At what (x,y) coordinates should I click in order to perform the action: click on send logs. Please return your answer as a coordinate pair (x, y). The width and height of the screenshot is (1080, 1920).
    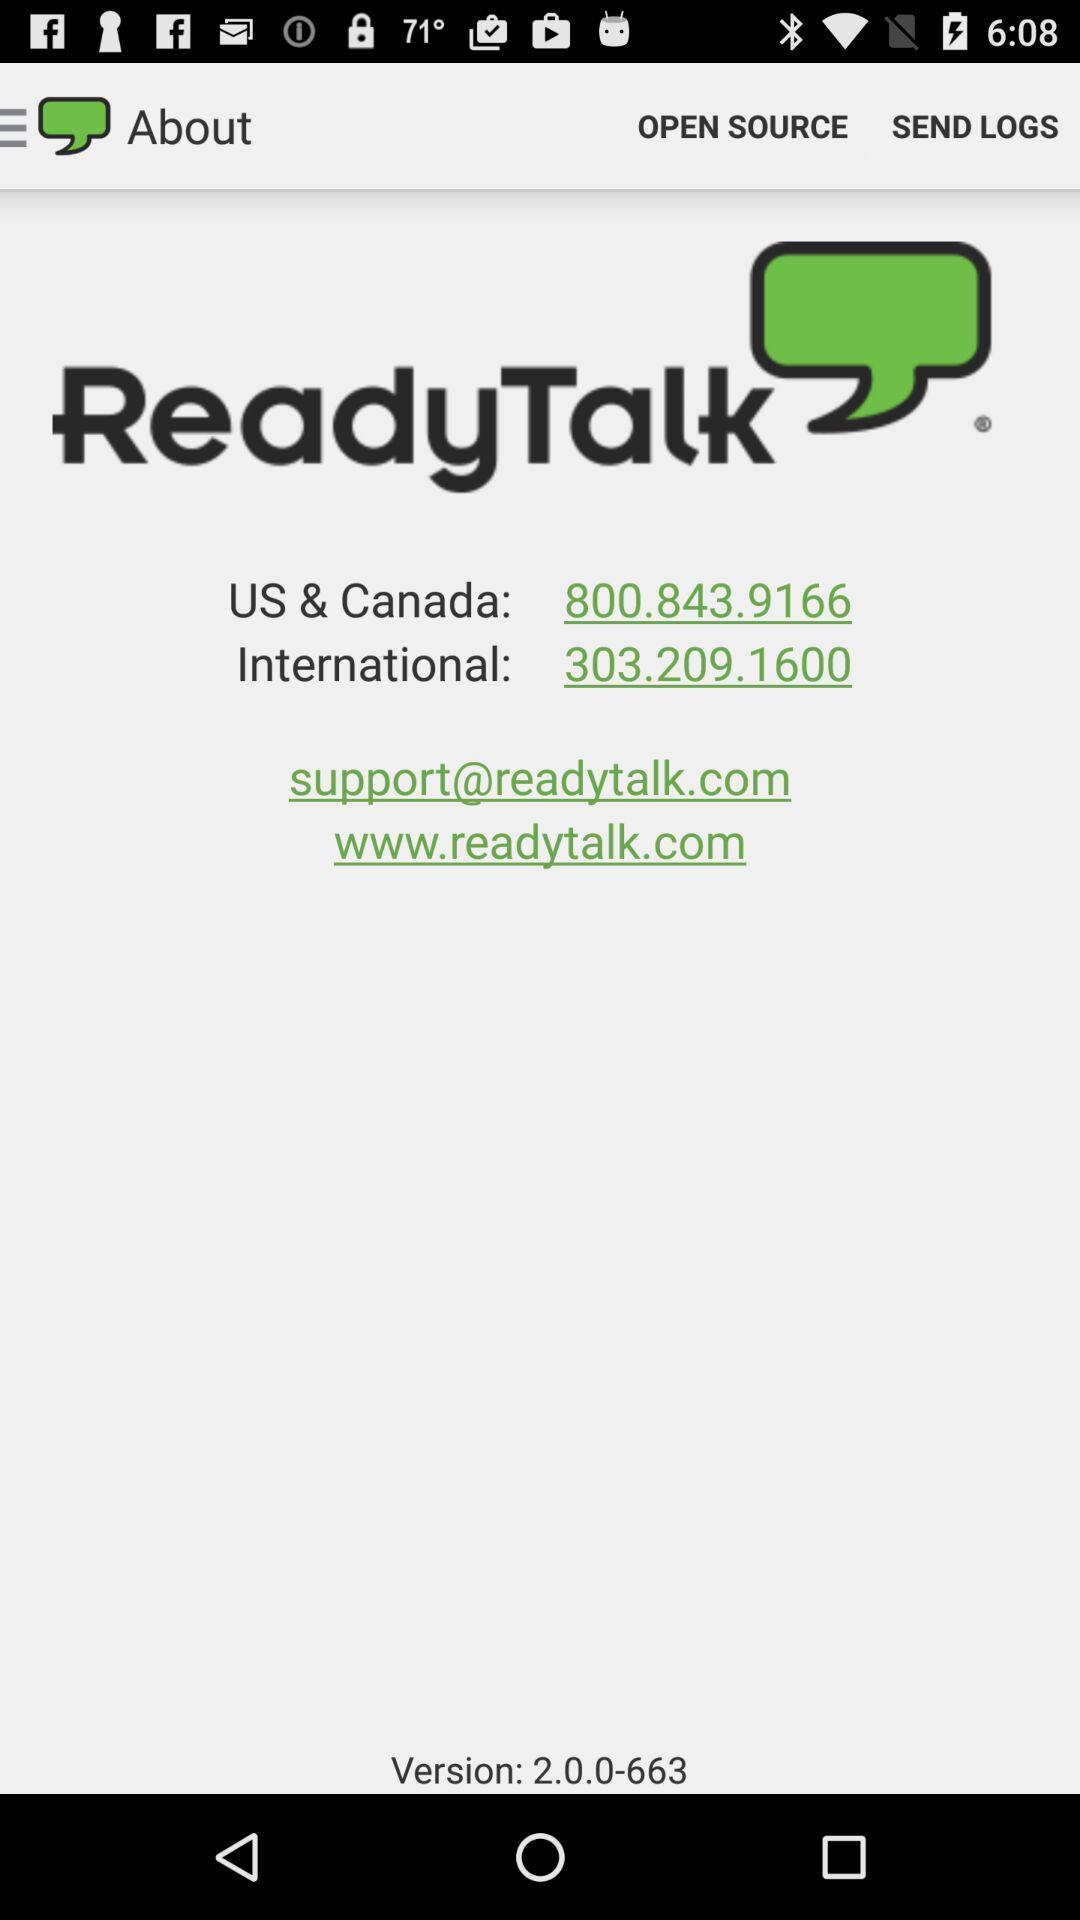
    Looking at the image, I should click on (974, 124).